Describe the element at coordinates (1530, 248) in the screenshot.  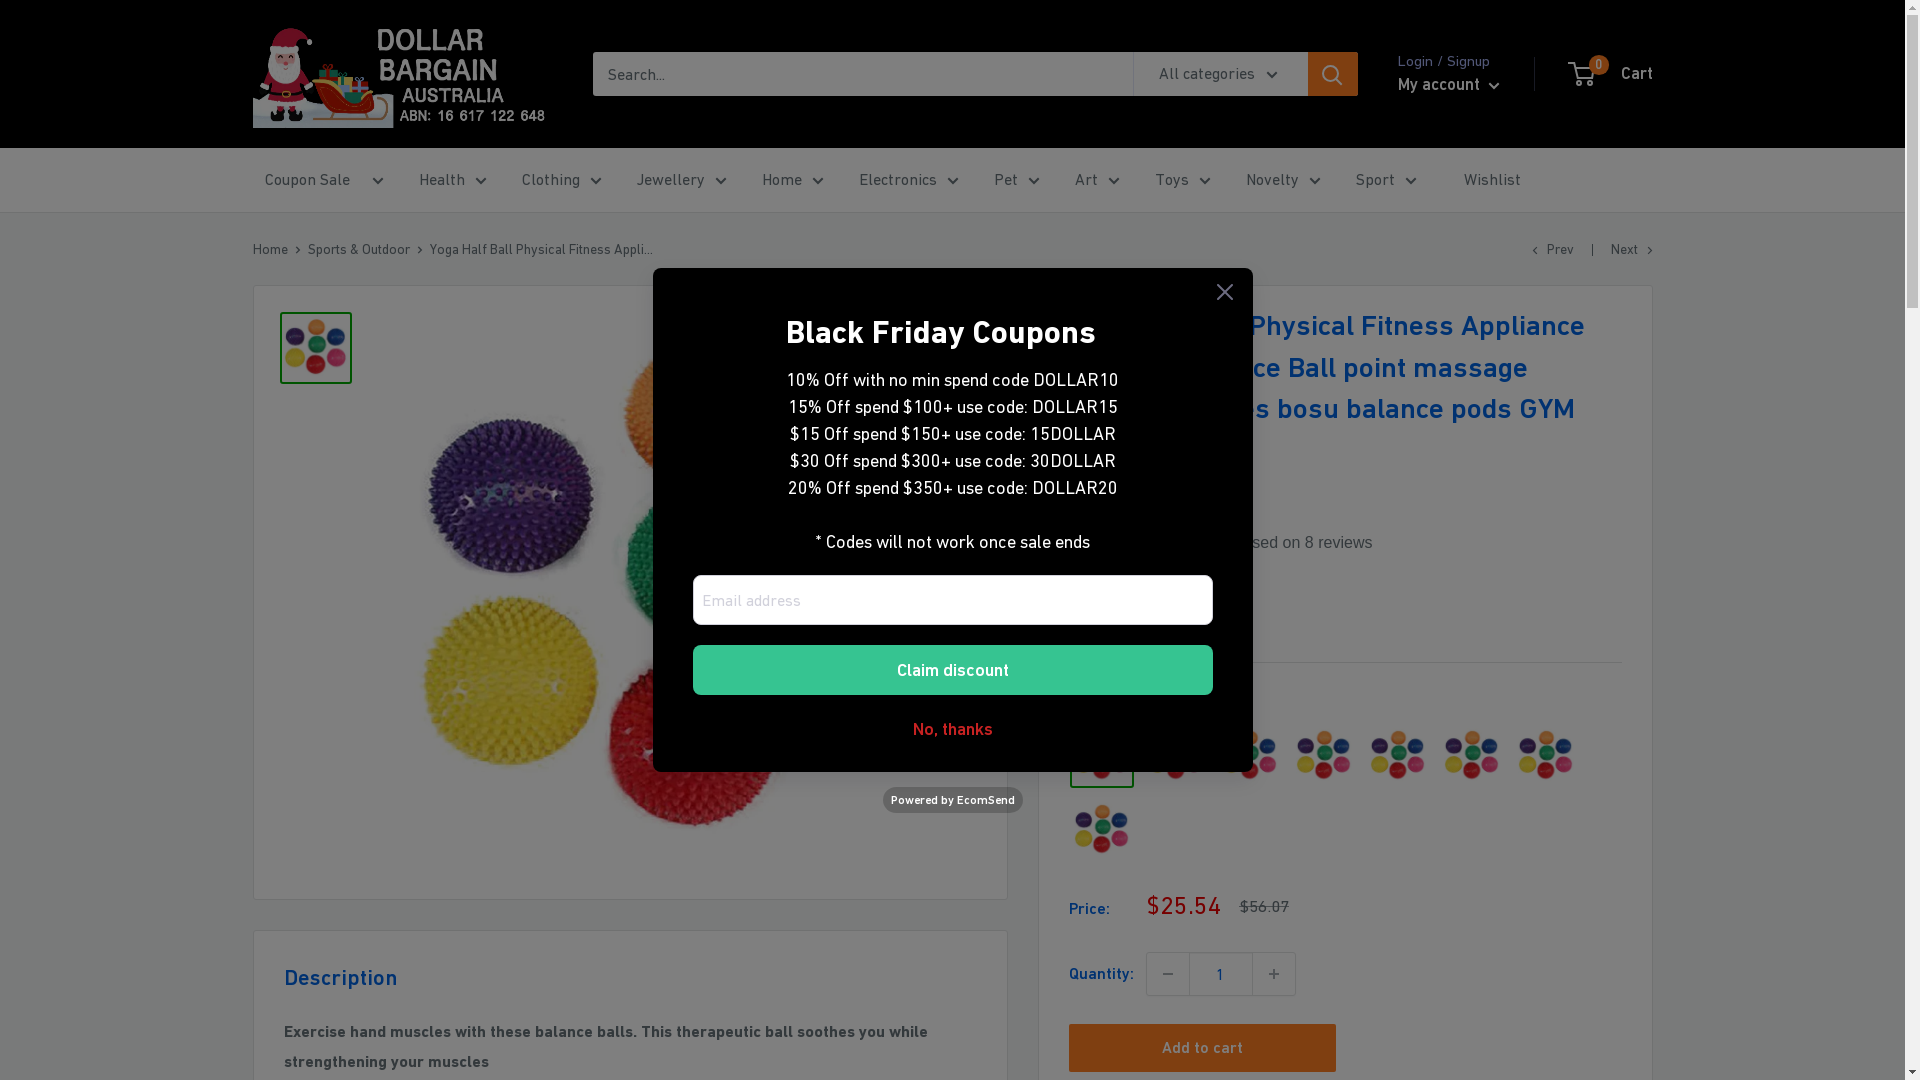
I see `'Prev'` at that location.